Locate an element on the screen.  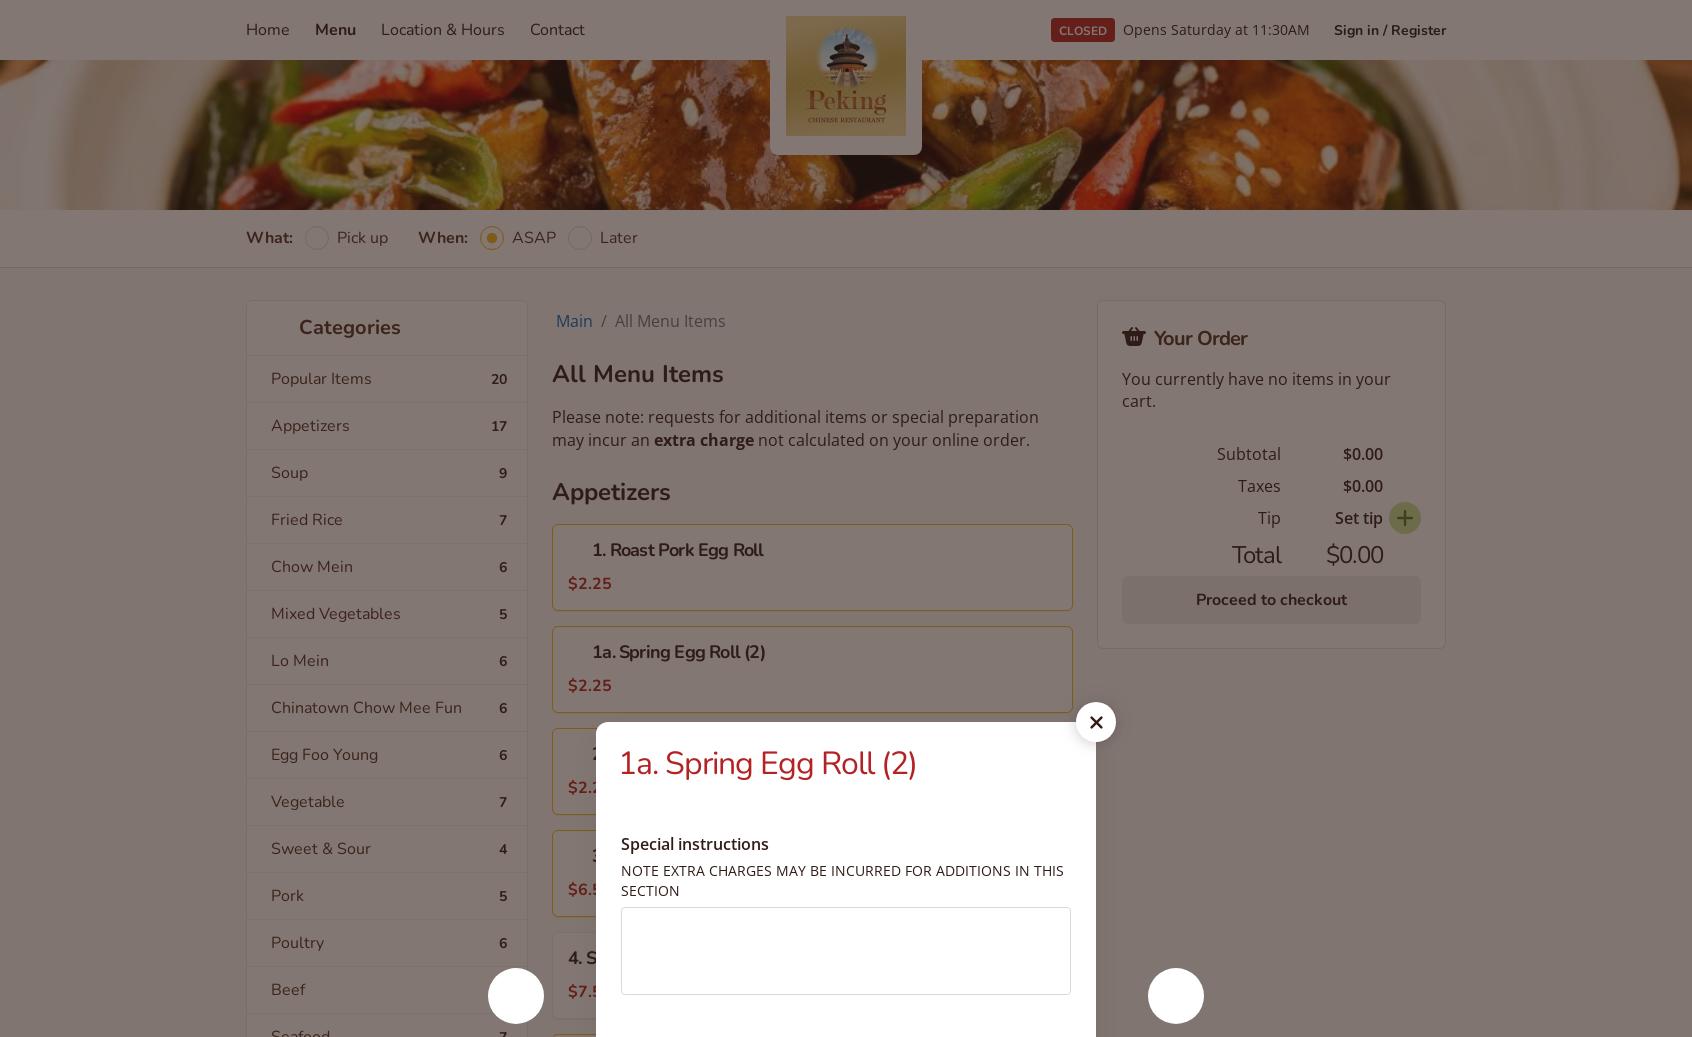
'$6.50' is located at coordinates (589, 889).